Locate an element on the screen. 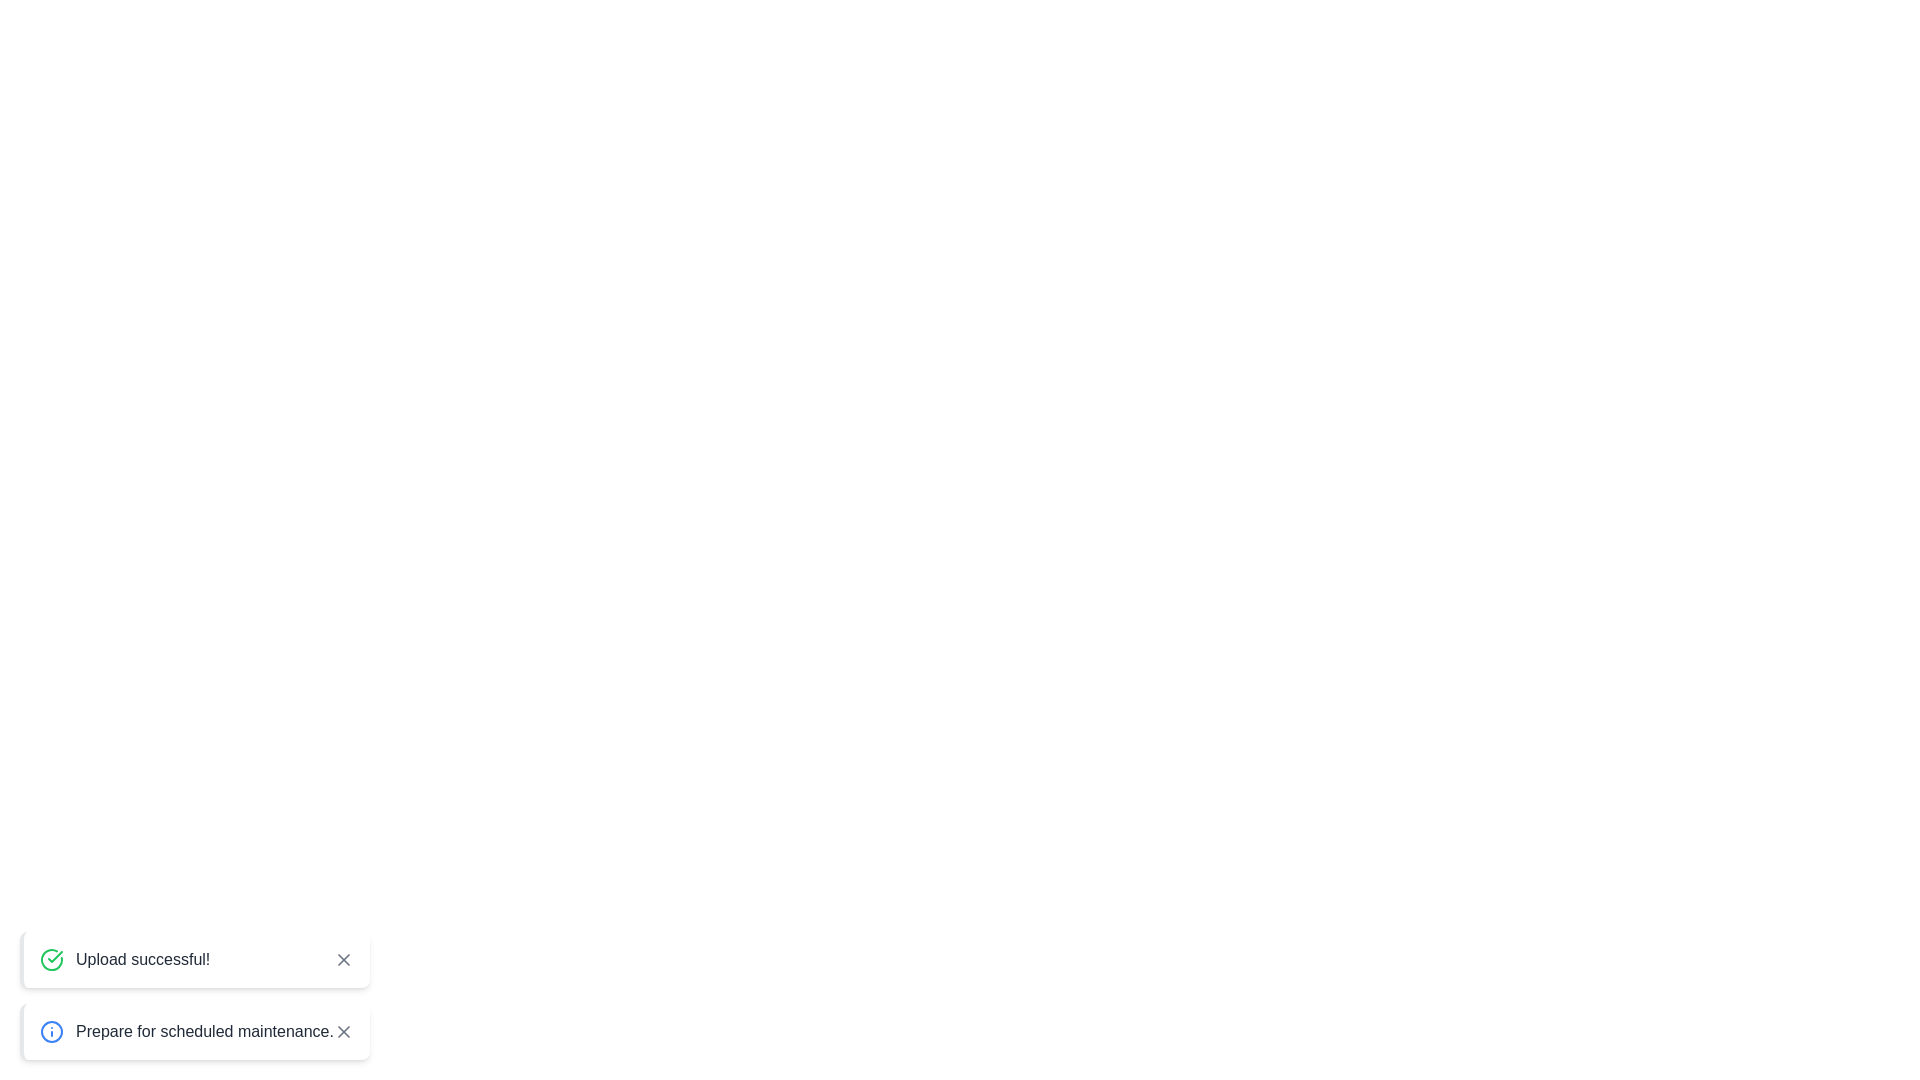 This screenshot has height=1080, width=1920. the close button of the notification with the message 'Upload successful!' is located at coordinates (343, 959).